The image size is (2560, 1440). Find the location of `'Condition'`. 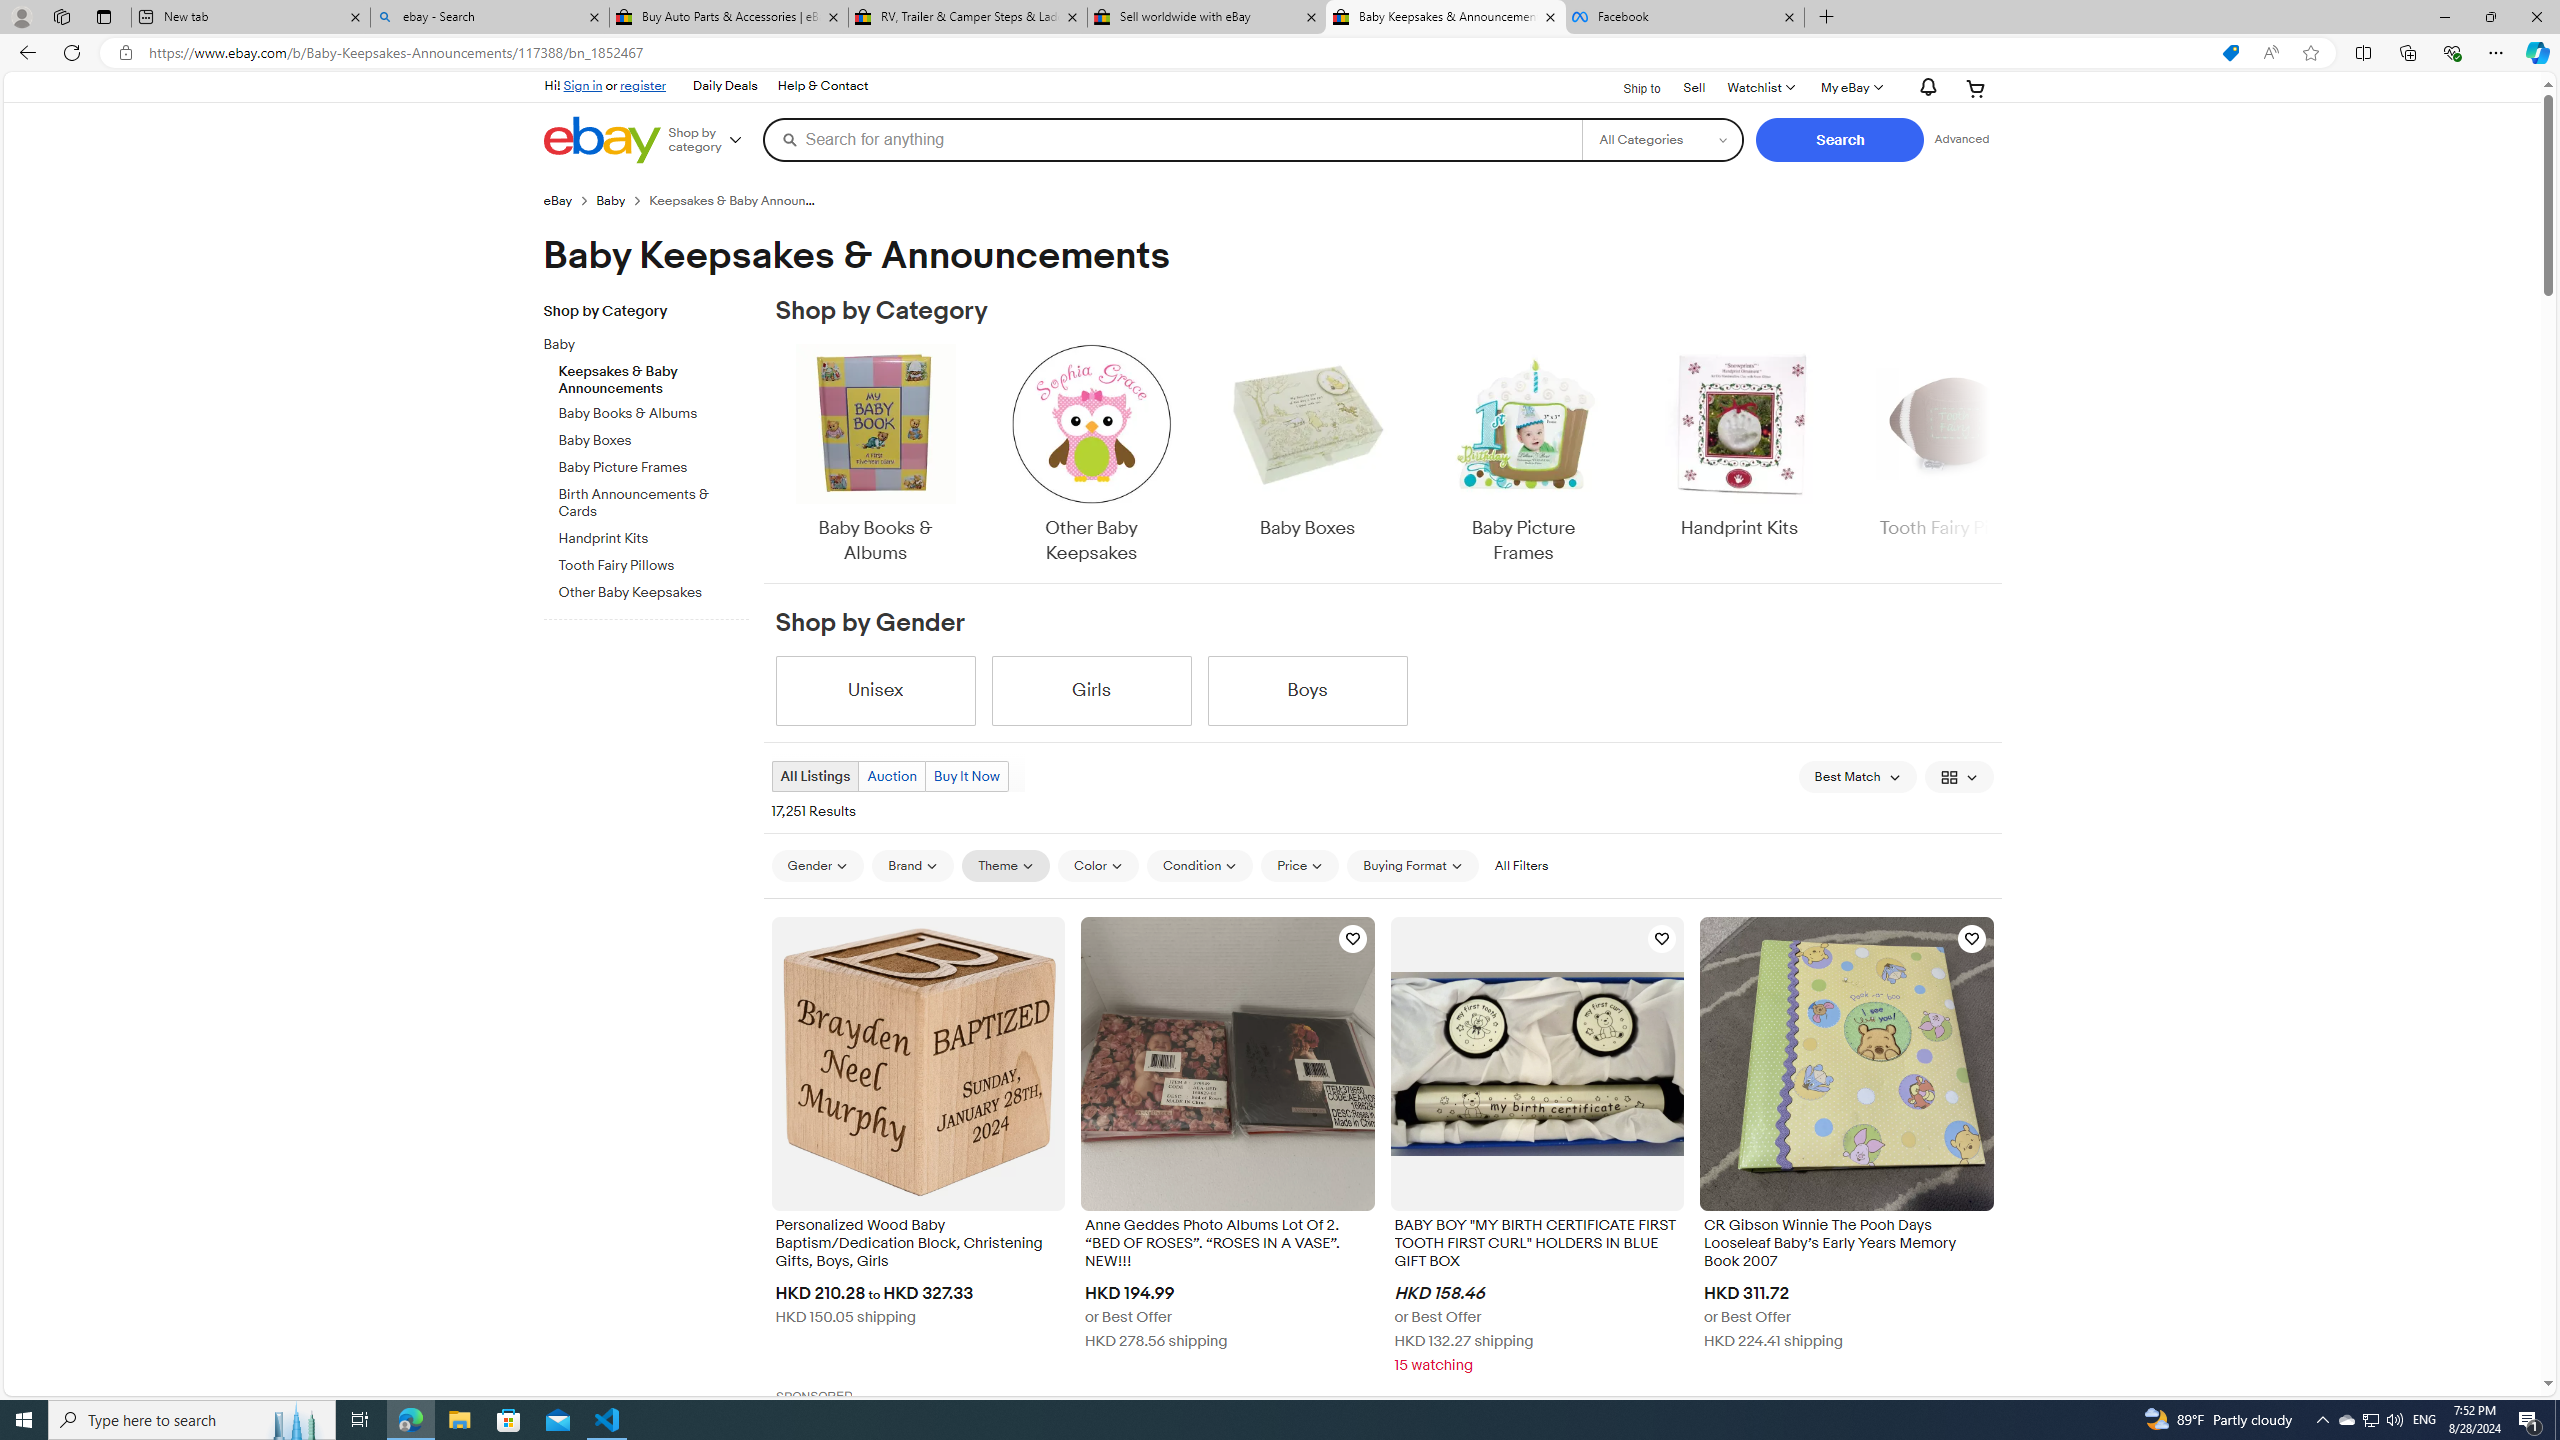

'Condition' is located at coordinates (1199, 865).